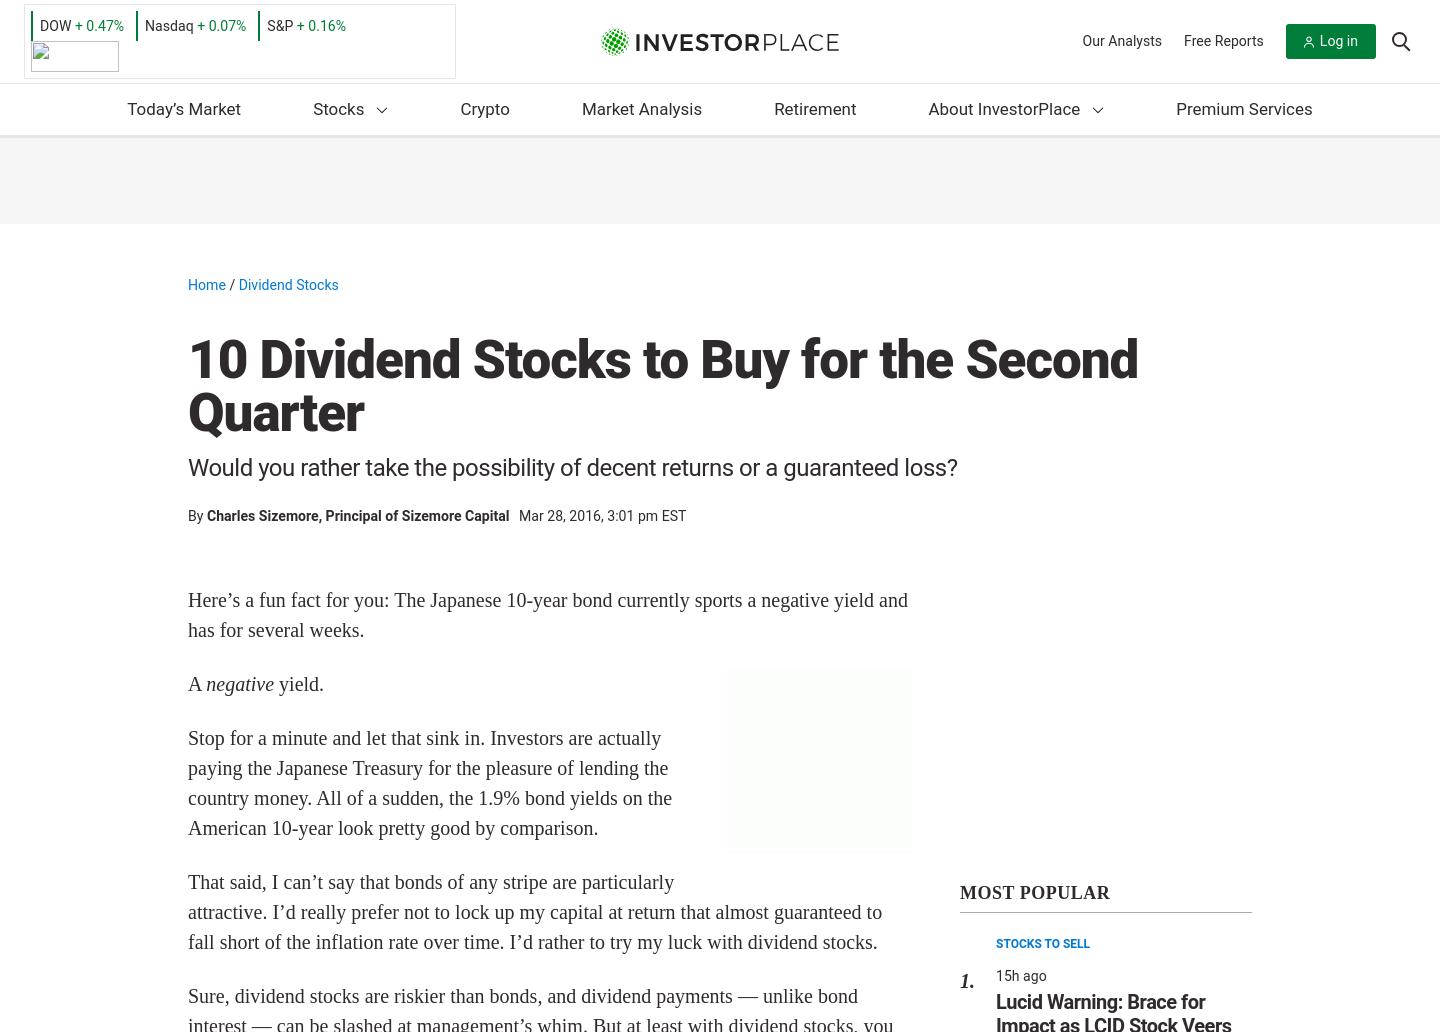  I want to click on 'All Stock Picks', so click(431, 365).